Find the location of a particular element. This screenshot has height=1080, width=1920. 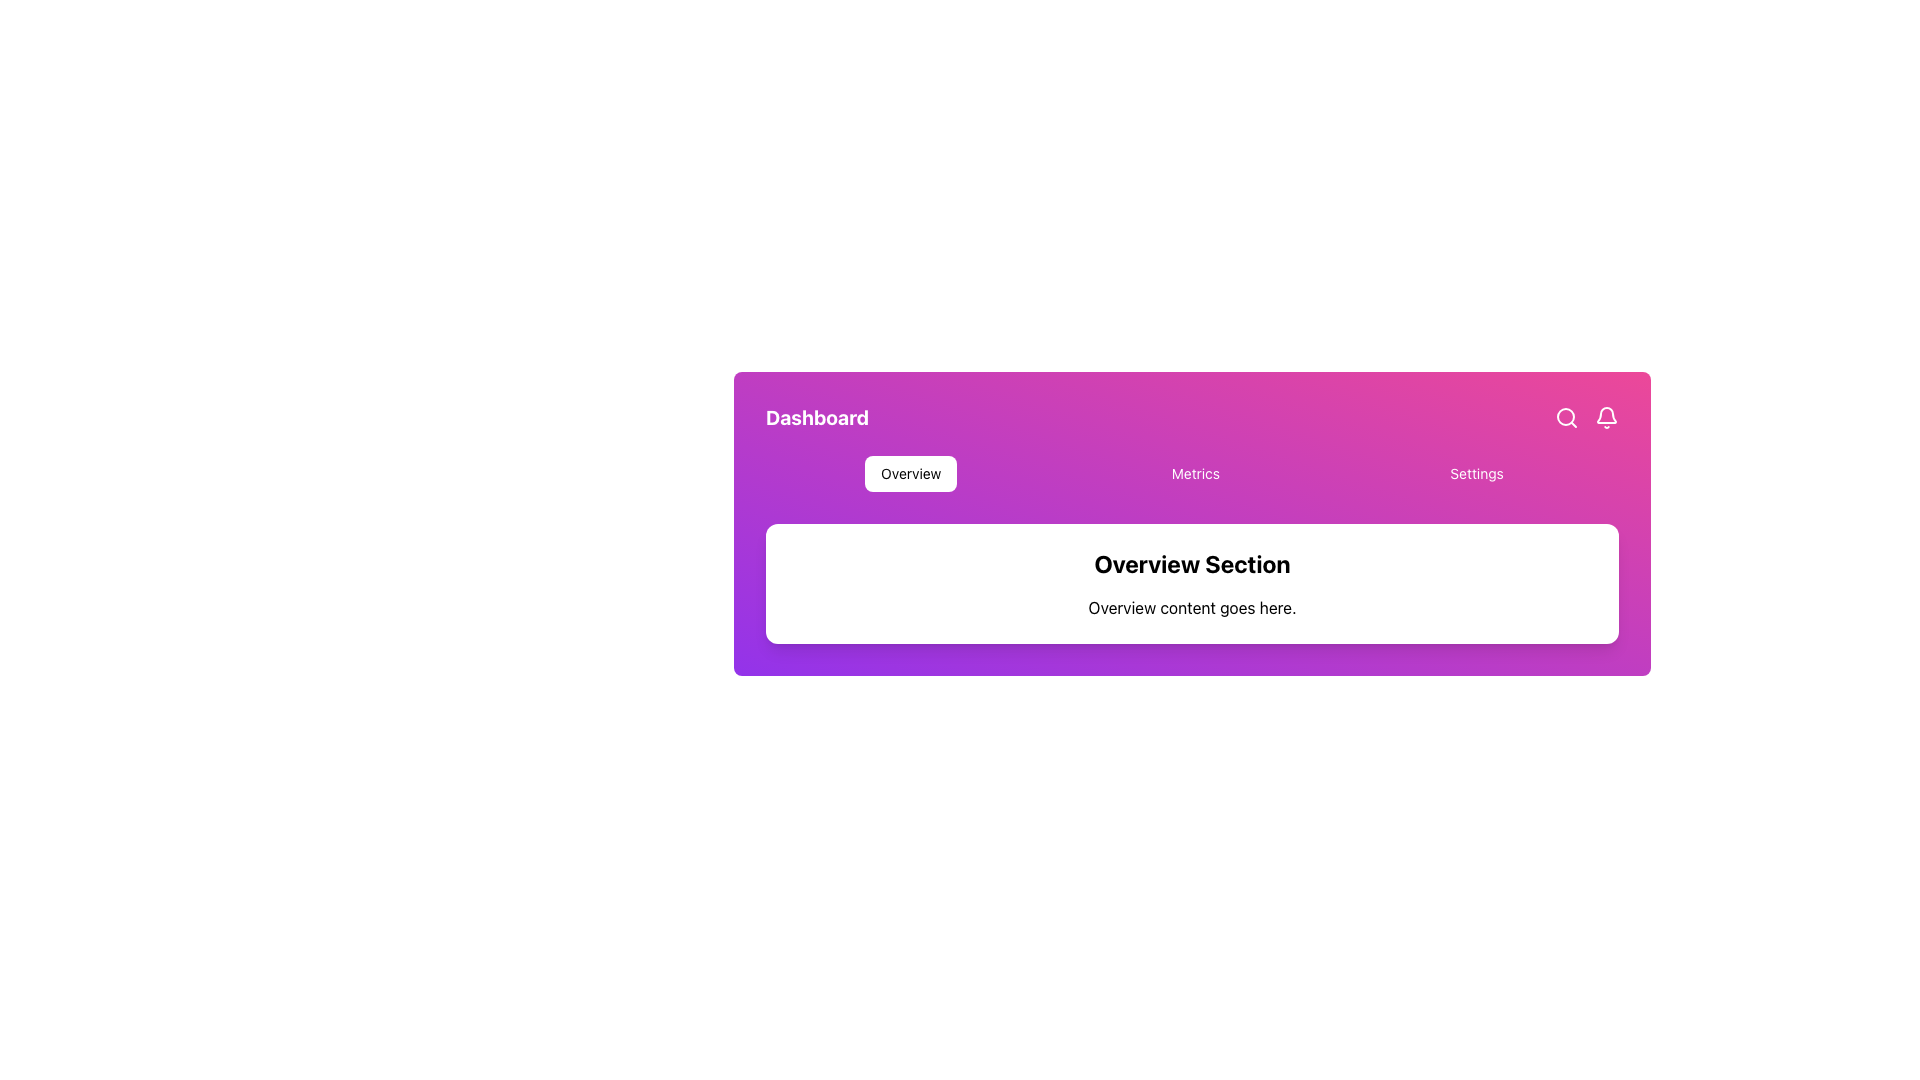

the 'Settings' button, which is a text-based button styled with a semi-rounded rectangle shape located on the right end of a horizontal menu bar is located at coordinates (1477, 474).